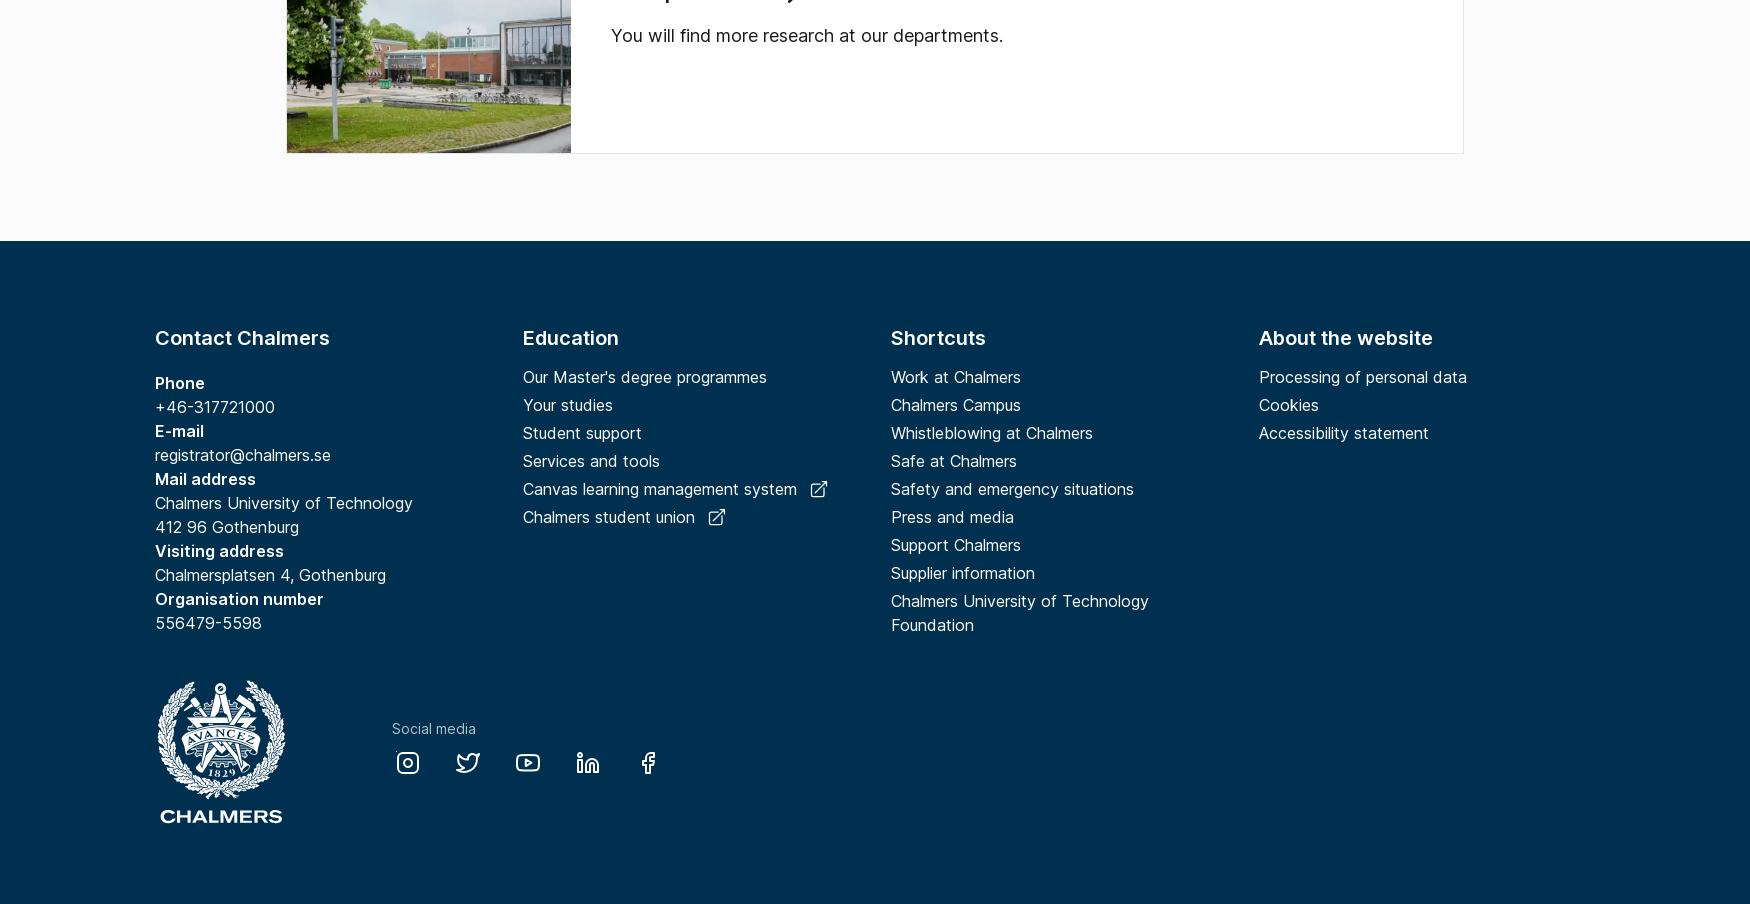  Describe the element at coordinates (242, 338) in the screenshot. I see `'Contact Chalmers'` at that location.